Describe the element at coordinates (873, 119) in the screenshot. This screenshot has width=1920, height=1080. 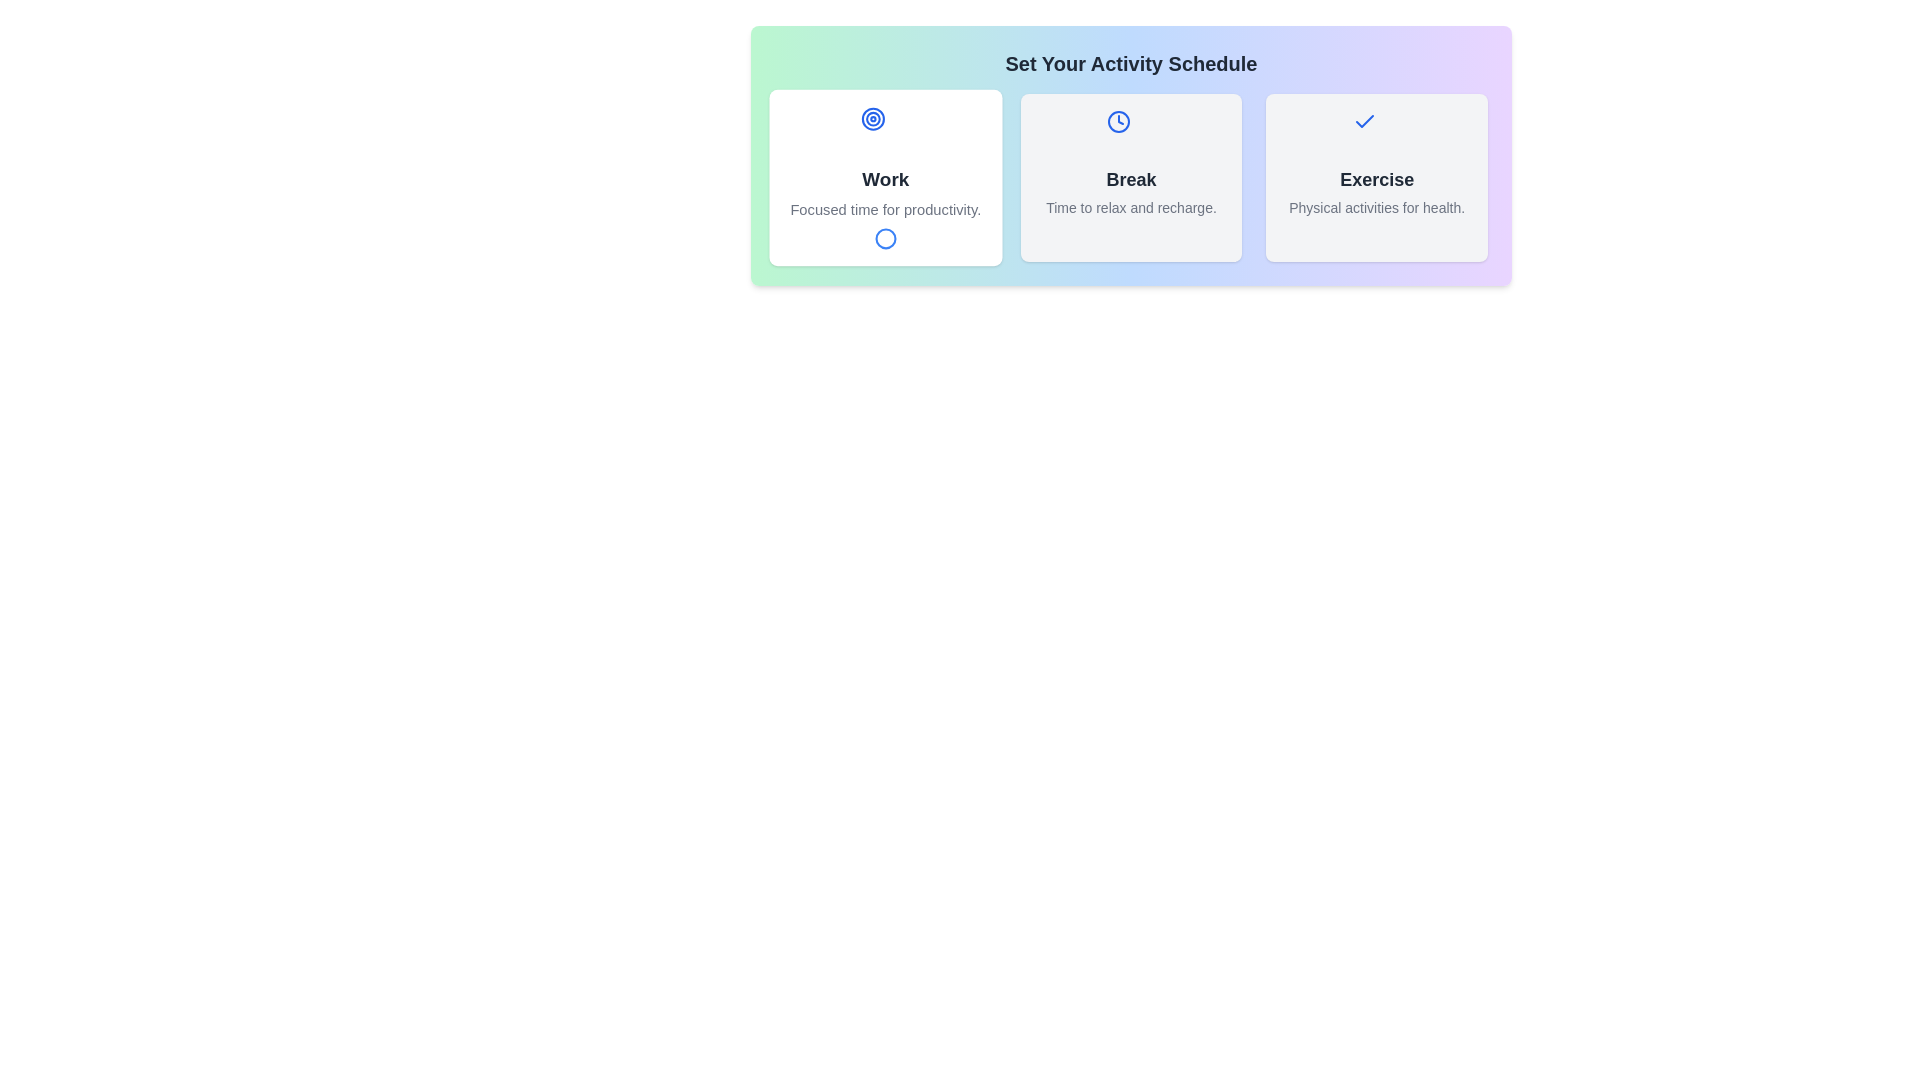
I see `the largest outer circle of the concentric circles in the 'Work' card, which symbolizes focus or targeting` at that location.